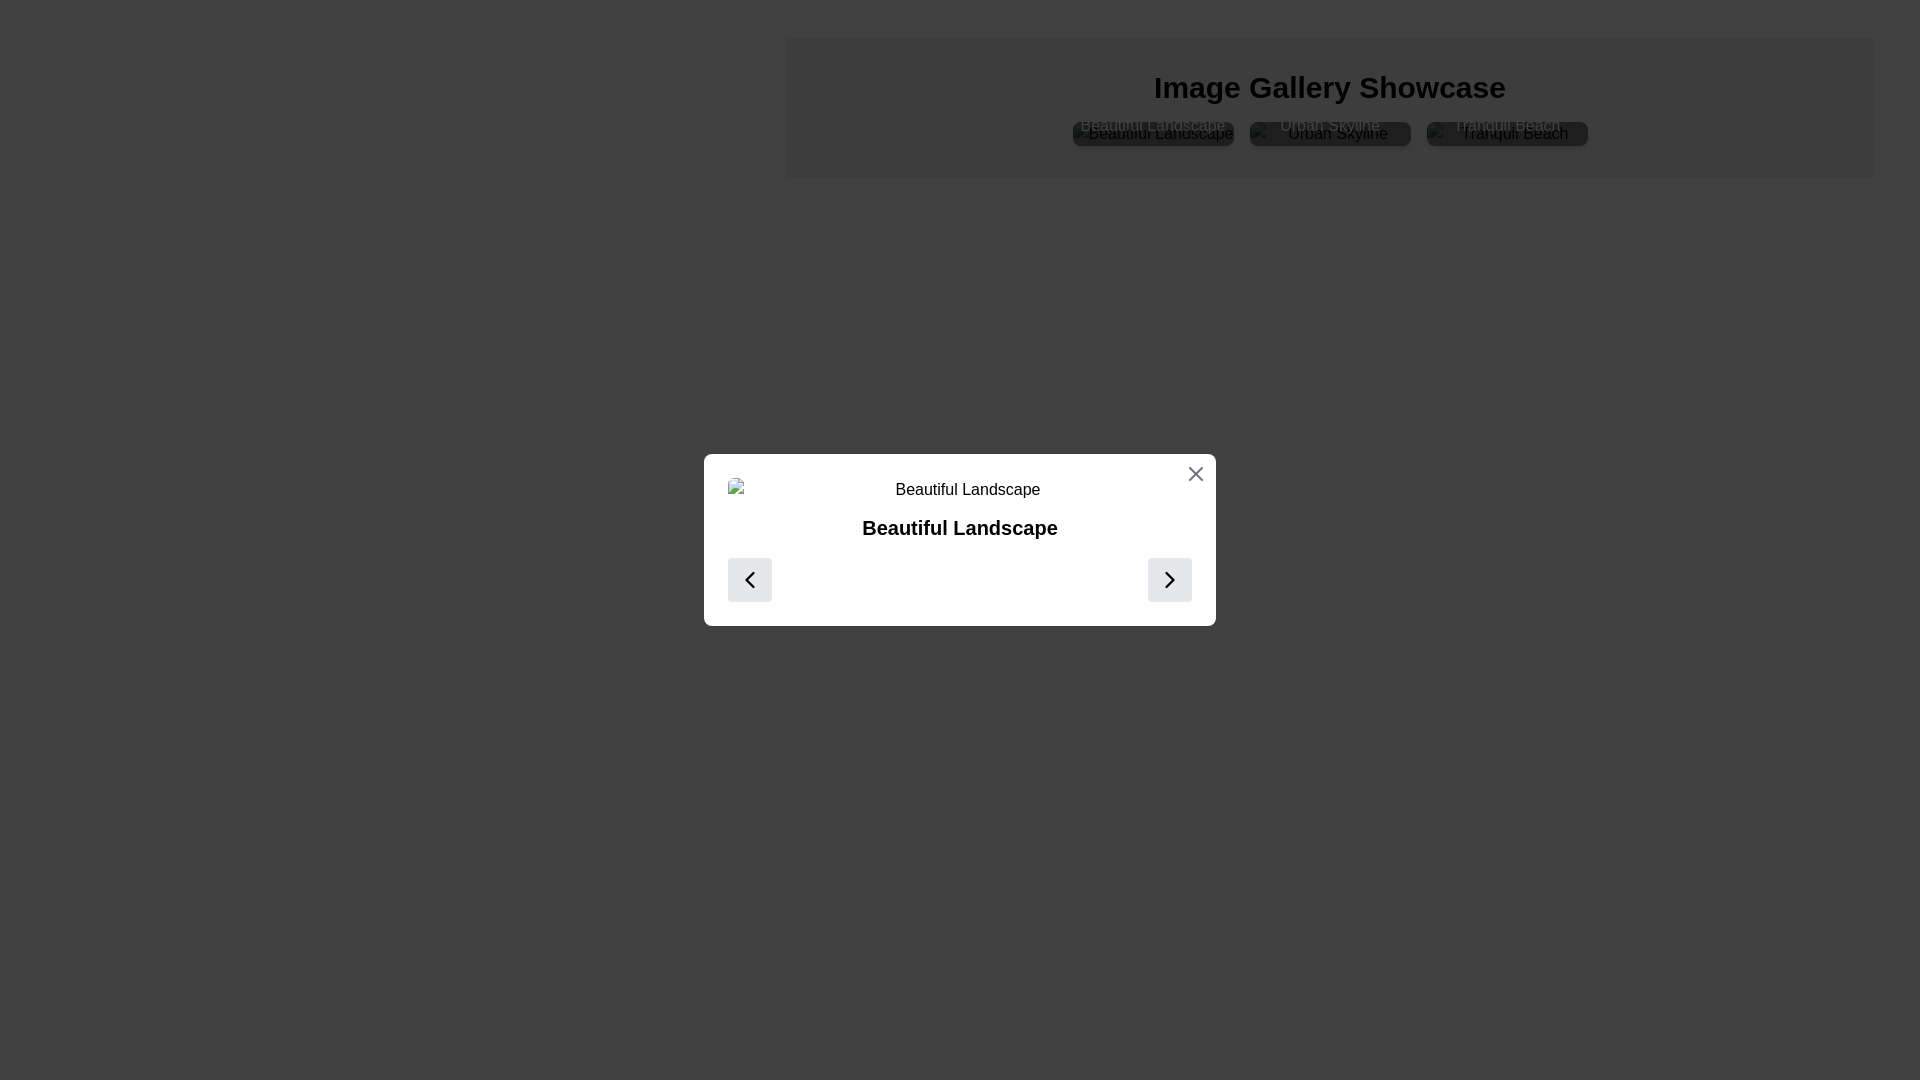 The width and height of the screenshot is (1920, 1080). I want to click on the Close button icon, which is a small slanted cross located in the top-right corner of the modal dialog above the text 'Beautiful Landscape', so click(1195, 474).